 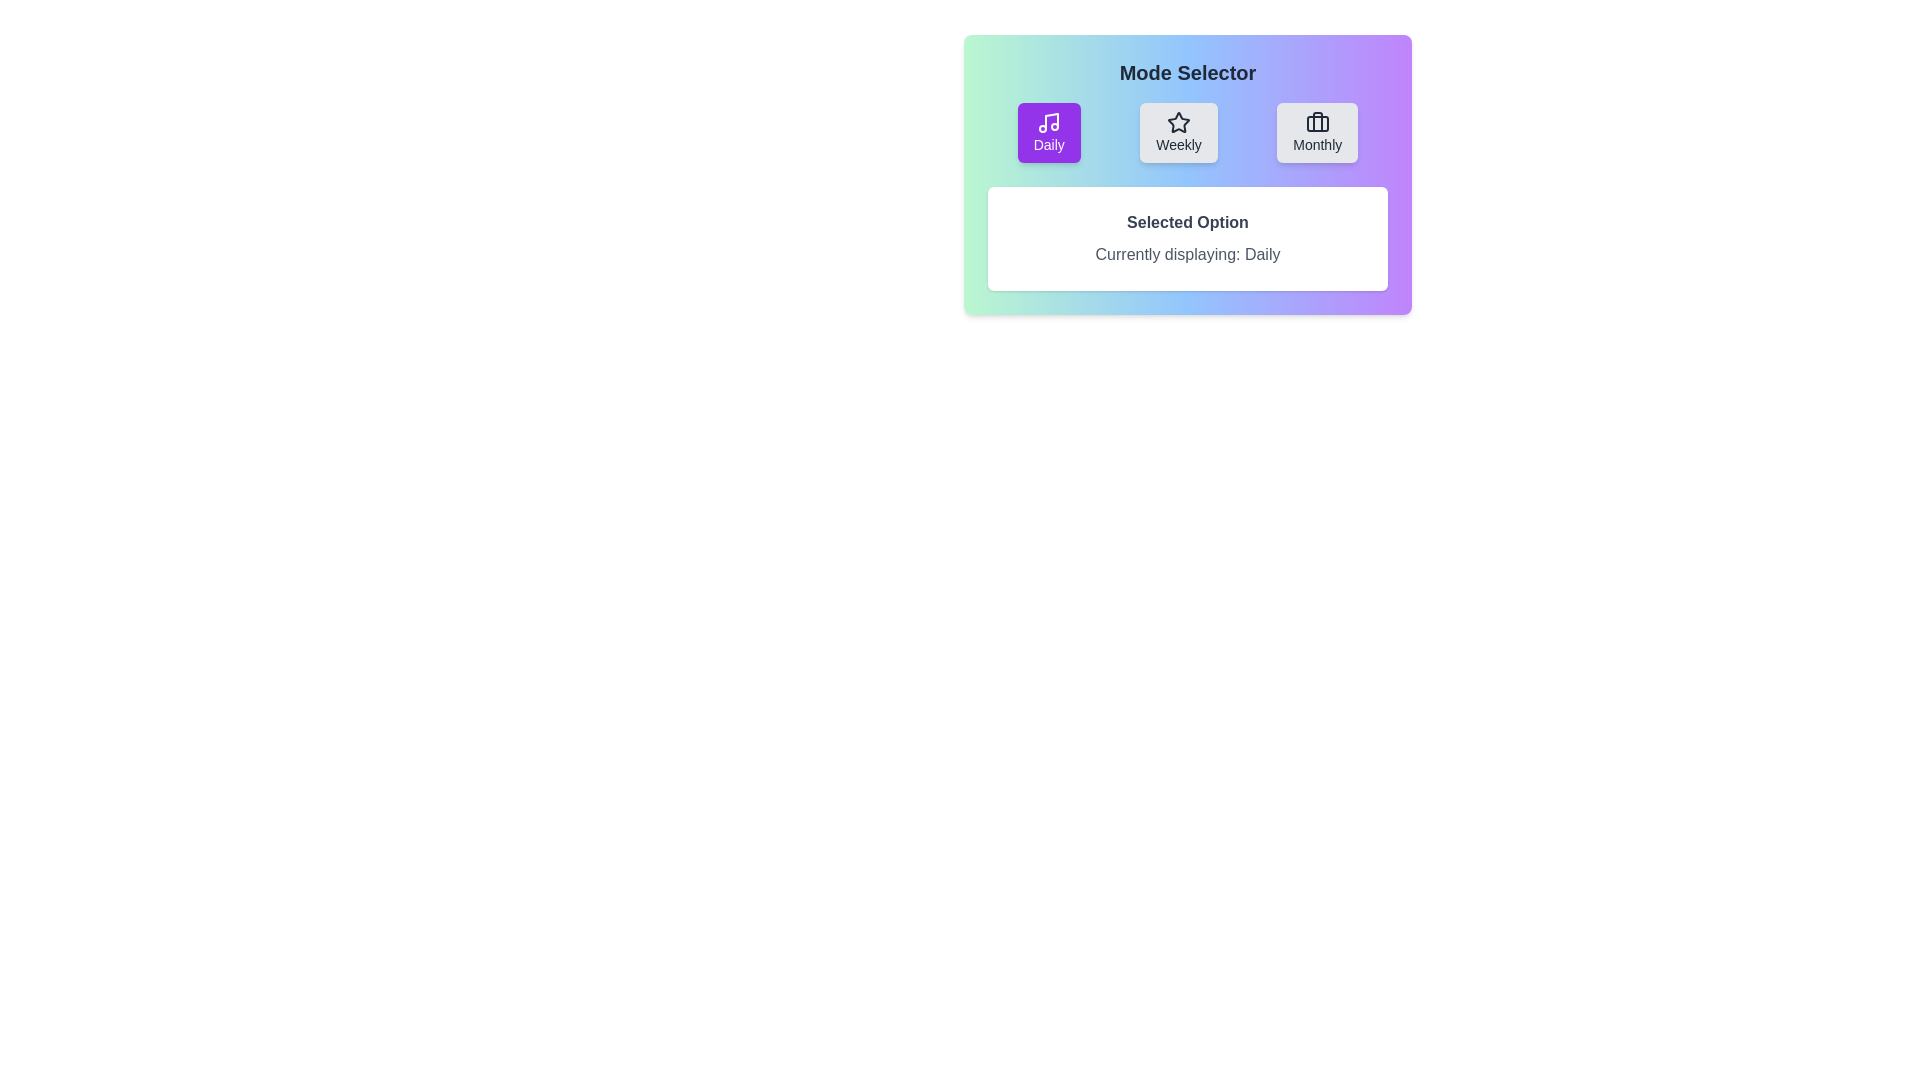 What do you see at coordinates (1179, 123) in the screenshot?
I see `the 'Weekly' mode icon embedded within the button` at bounding box center [1179, 123].